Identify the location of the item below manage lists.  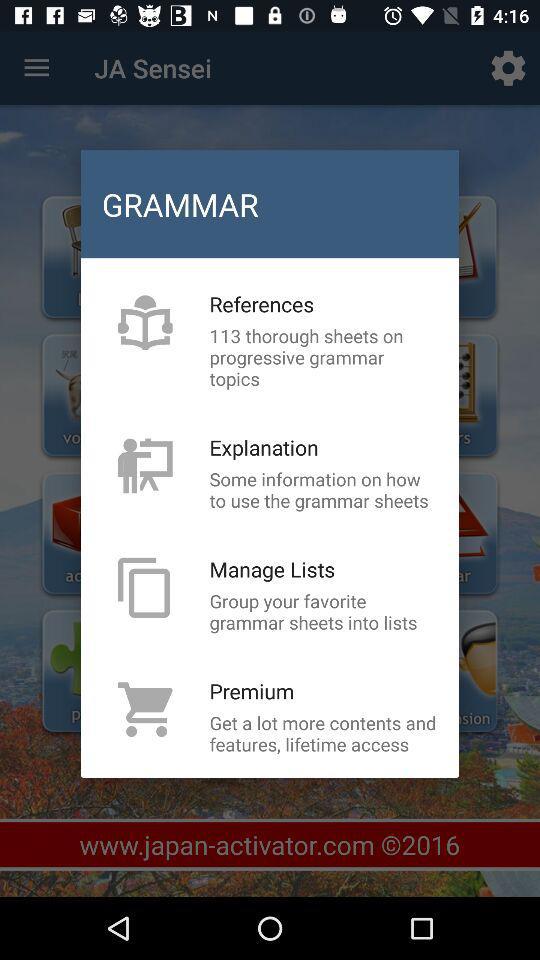
(323, 610).